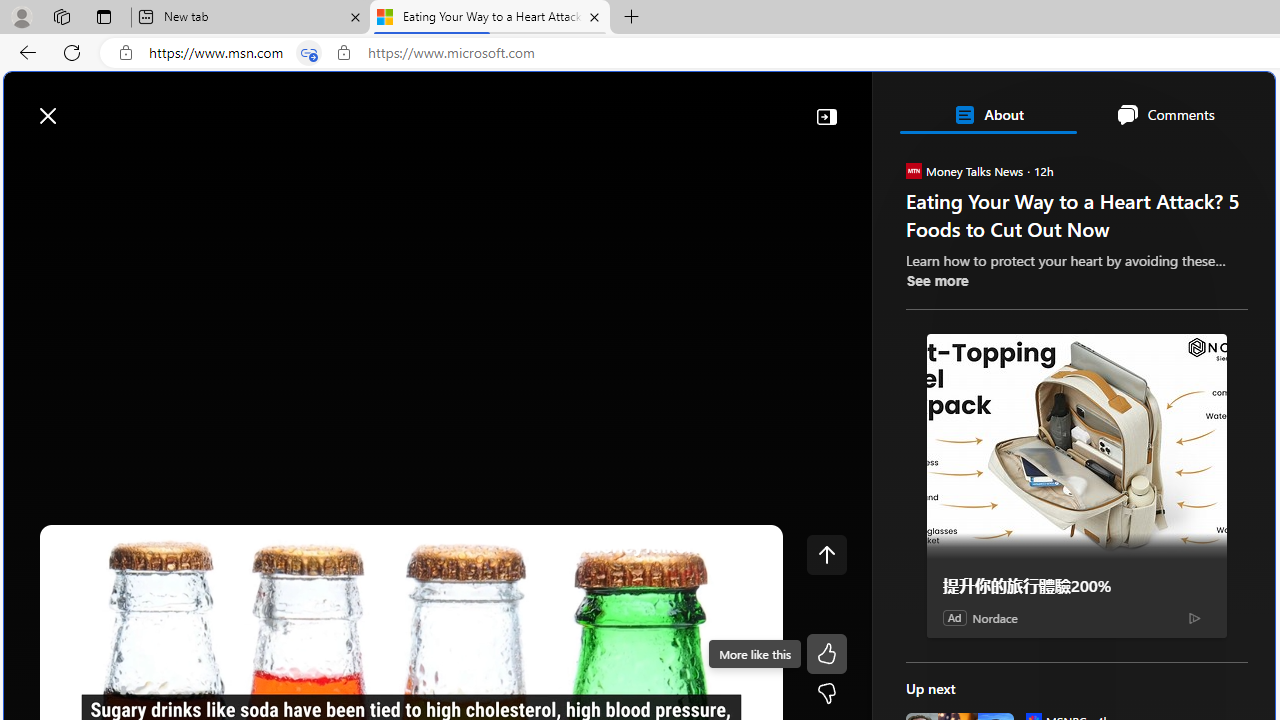  What do you see at coordinates (1229, 105) in the screenshot?
I see `'Open settings'` at bounding box center [1229, 105].